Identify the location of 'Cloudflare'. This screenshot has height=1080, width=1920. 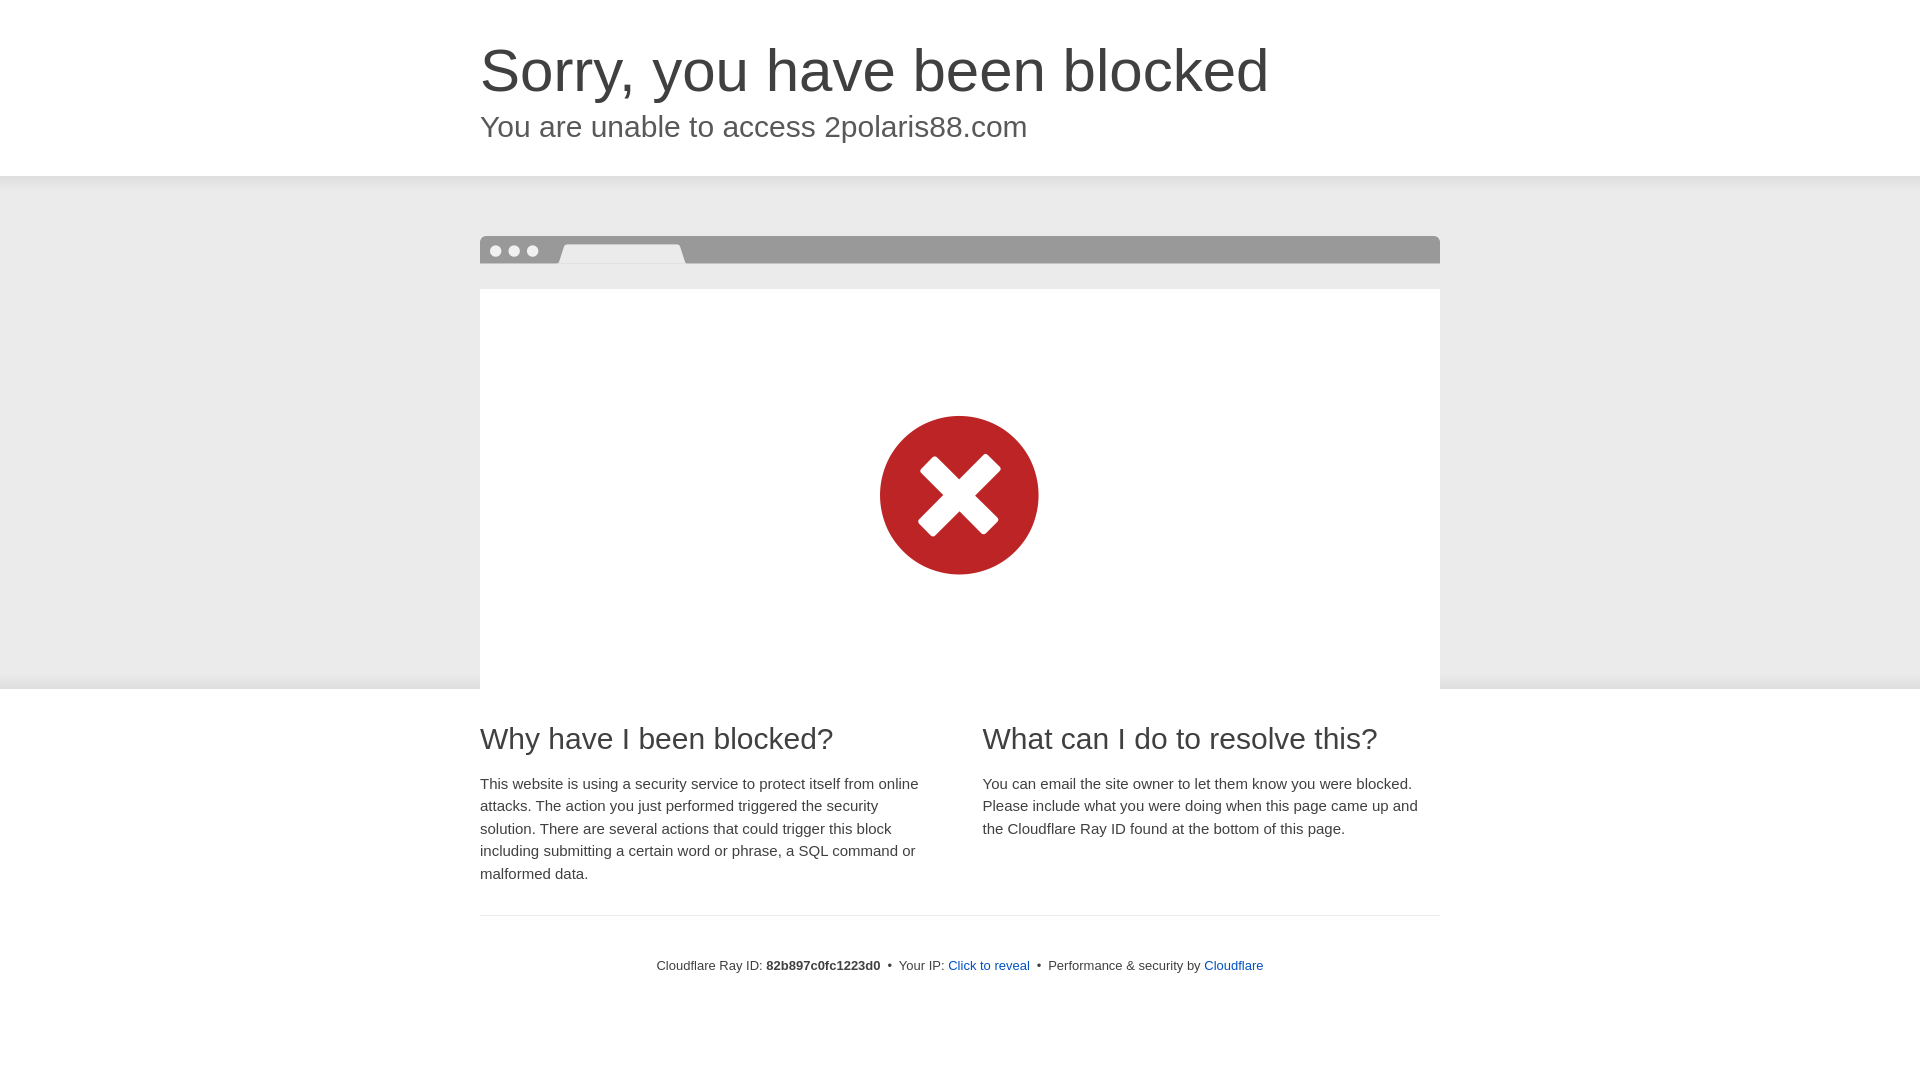
(1232, 964).